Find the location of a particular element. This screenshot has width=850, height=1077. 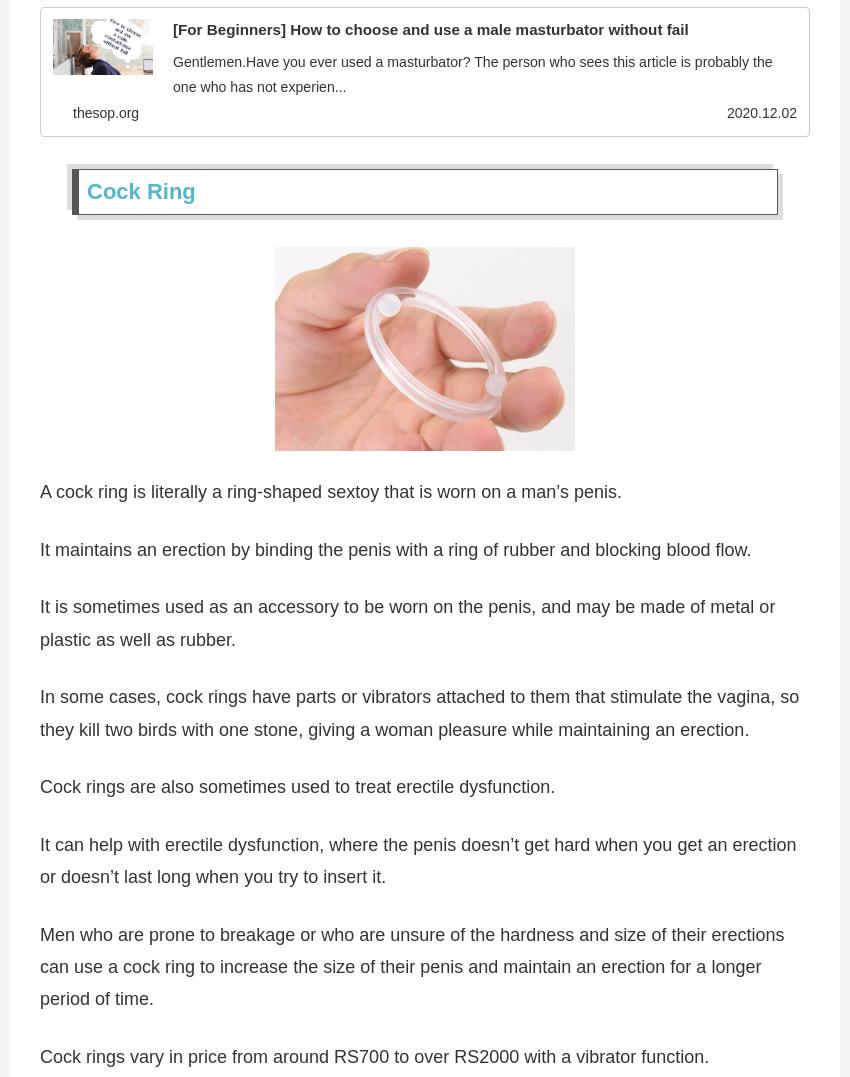

'Cock rings vary in price from around RS700 to over RS2000 with a vibrator function.' is located at coordinates (373, 1059).